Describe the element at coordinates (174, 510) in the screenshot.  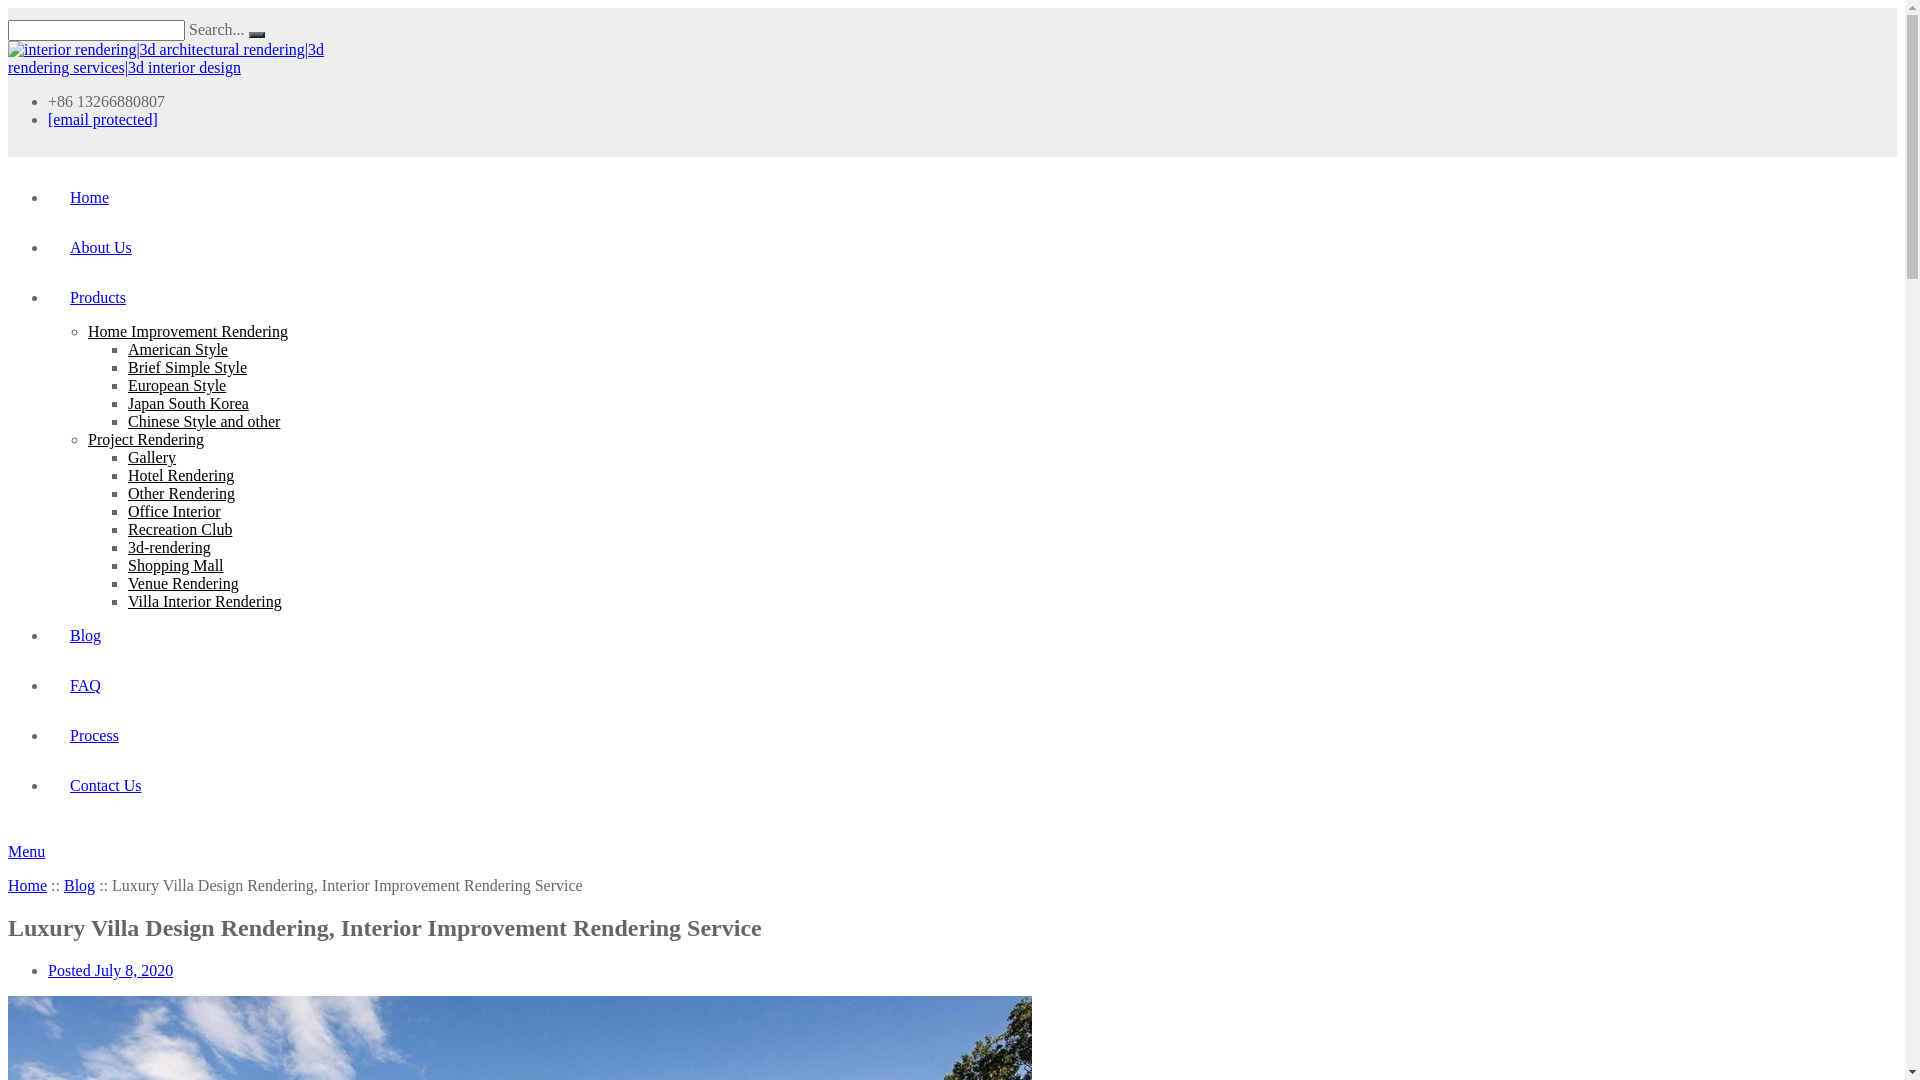
I see `'Office Interior'` at that location.